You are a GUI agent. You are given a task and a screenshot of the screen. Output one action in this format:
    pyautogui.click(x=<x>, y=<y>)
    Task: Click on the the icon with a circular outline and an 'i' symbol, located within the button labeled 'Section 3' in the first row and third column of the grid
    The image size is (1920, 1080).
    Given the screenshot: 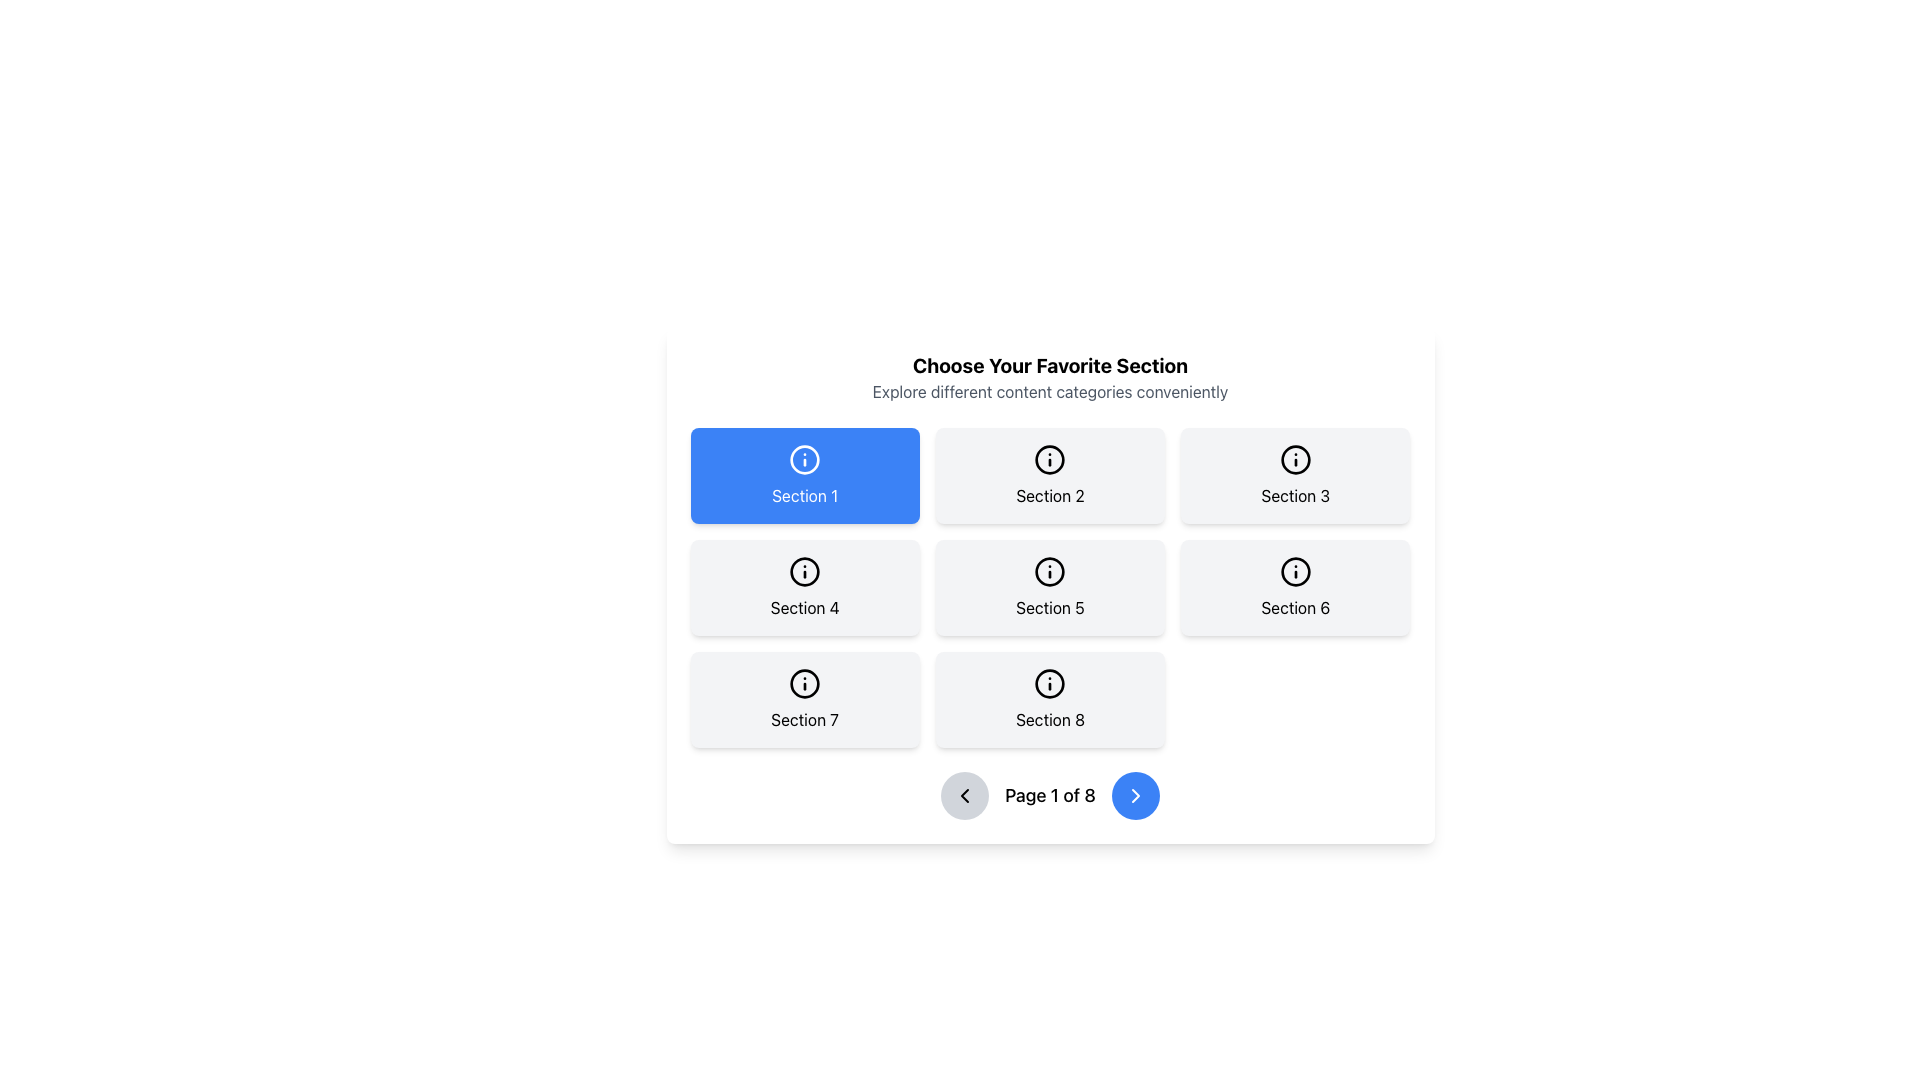 What is the action you would take?
    pyautogui.click(x=1295, y=459)
    